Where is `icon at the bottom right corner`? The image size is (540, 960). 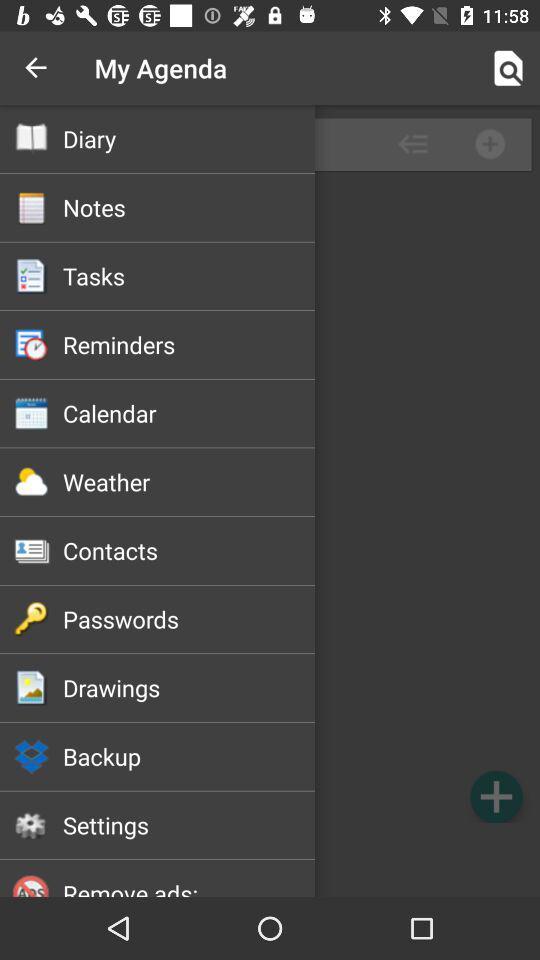 icon at the bottom right corner is located at coordinates (495, 796).